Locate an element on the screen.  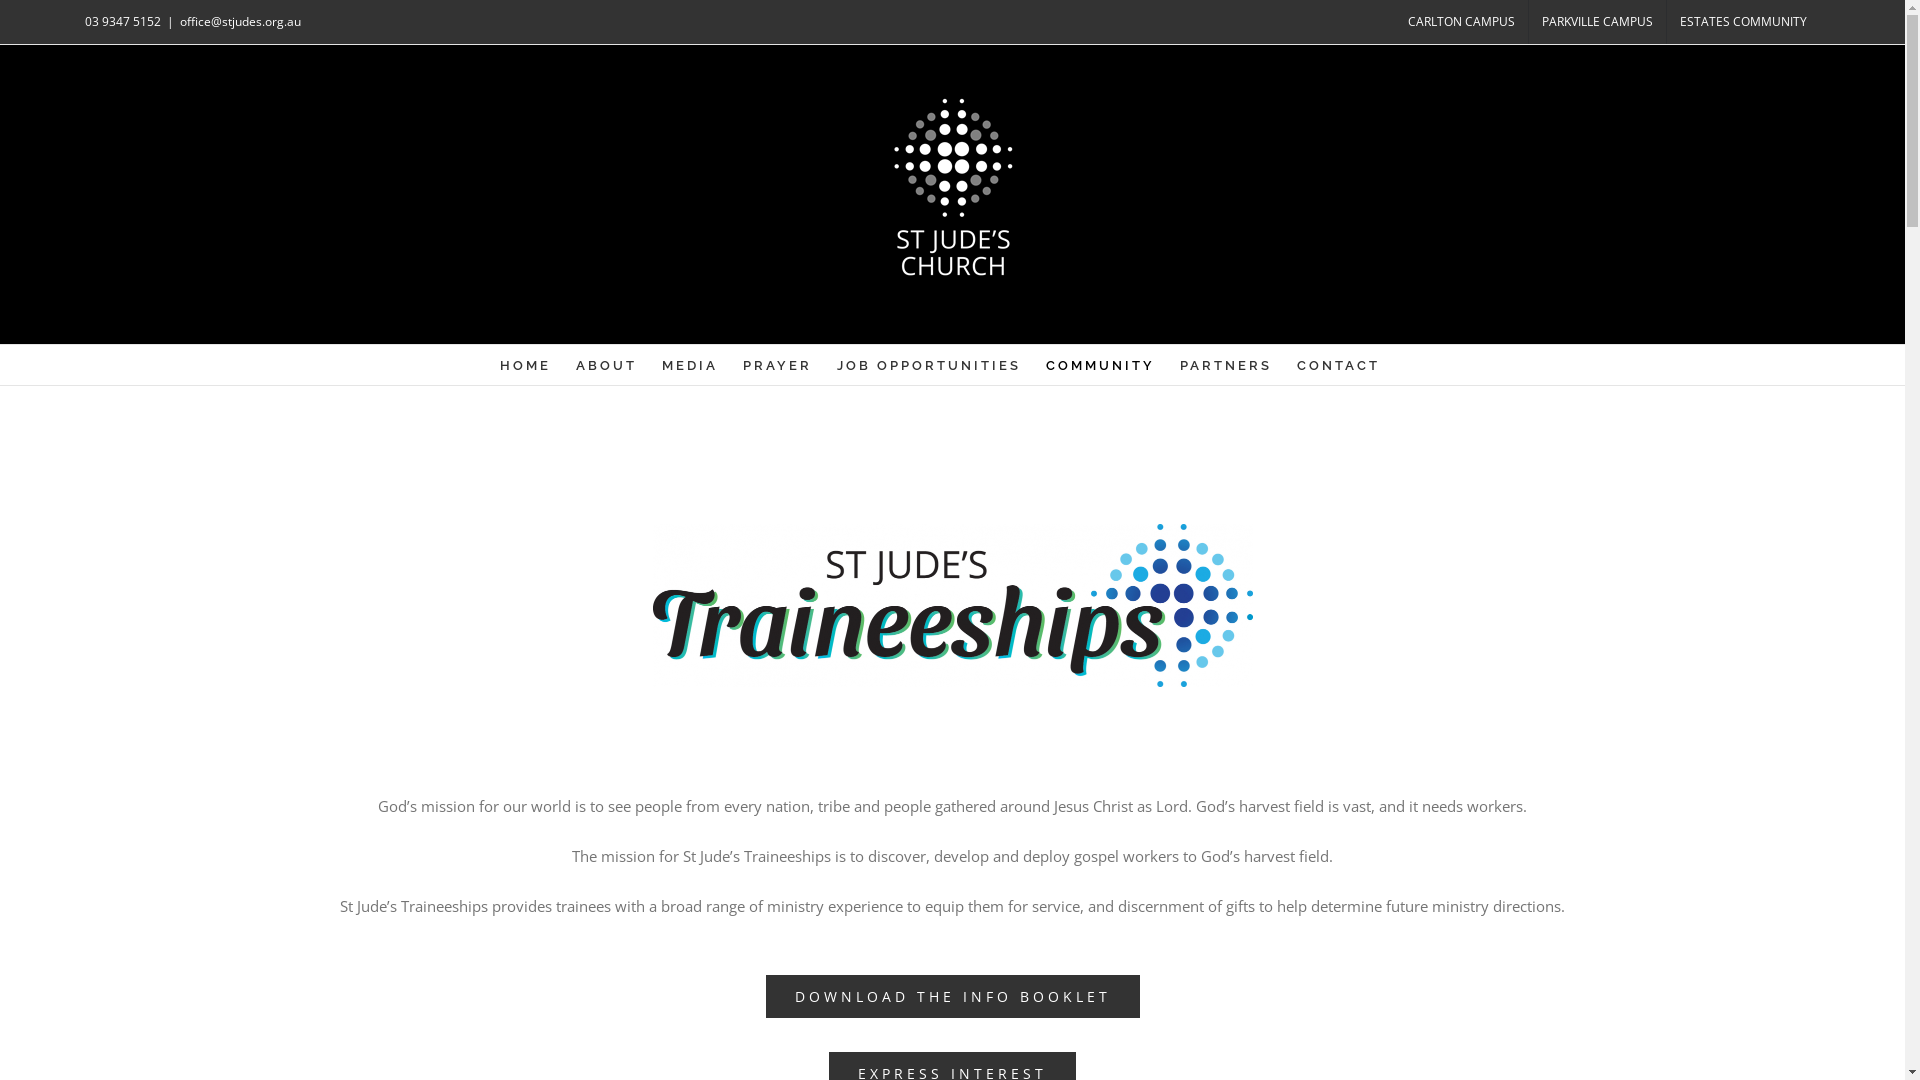
'JOB OPPORTUNITIES' is located at coordinates (928, 365).